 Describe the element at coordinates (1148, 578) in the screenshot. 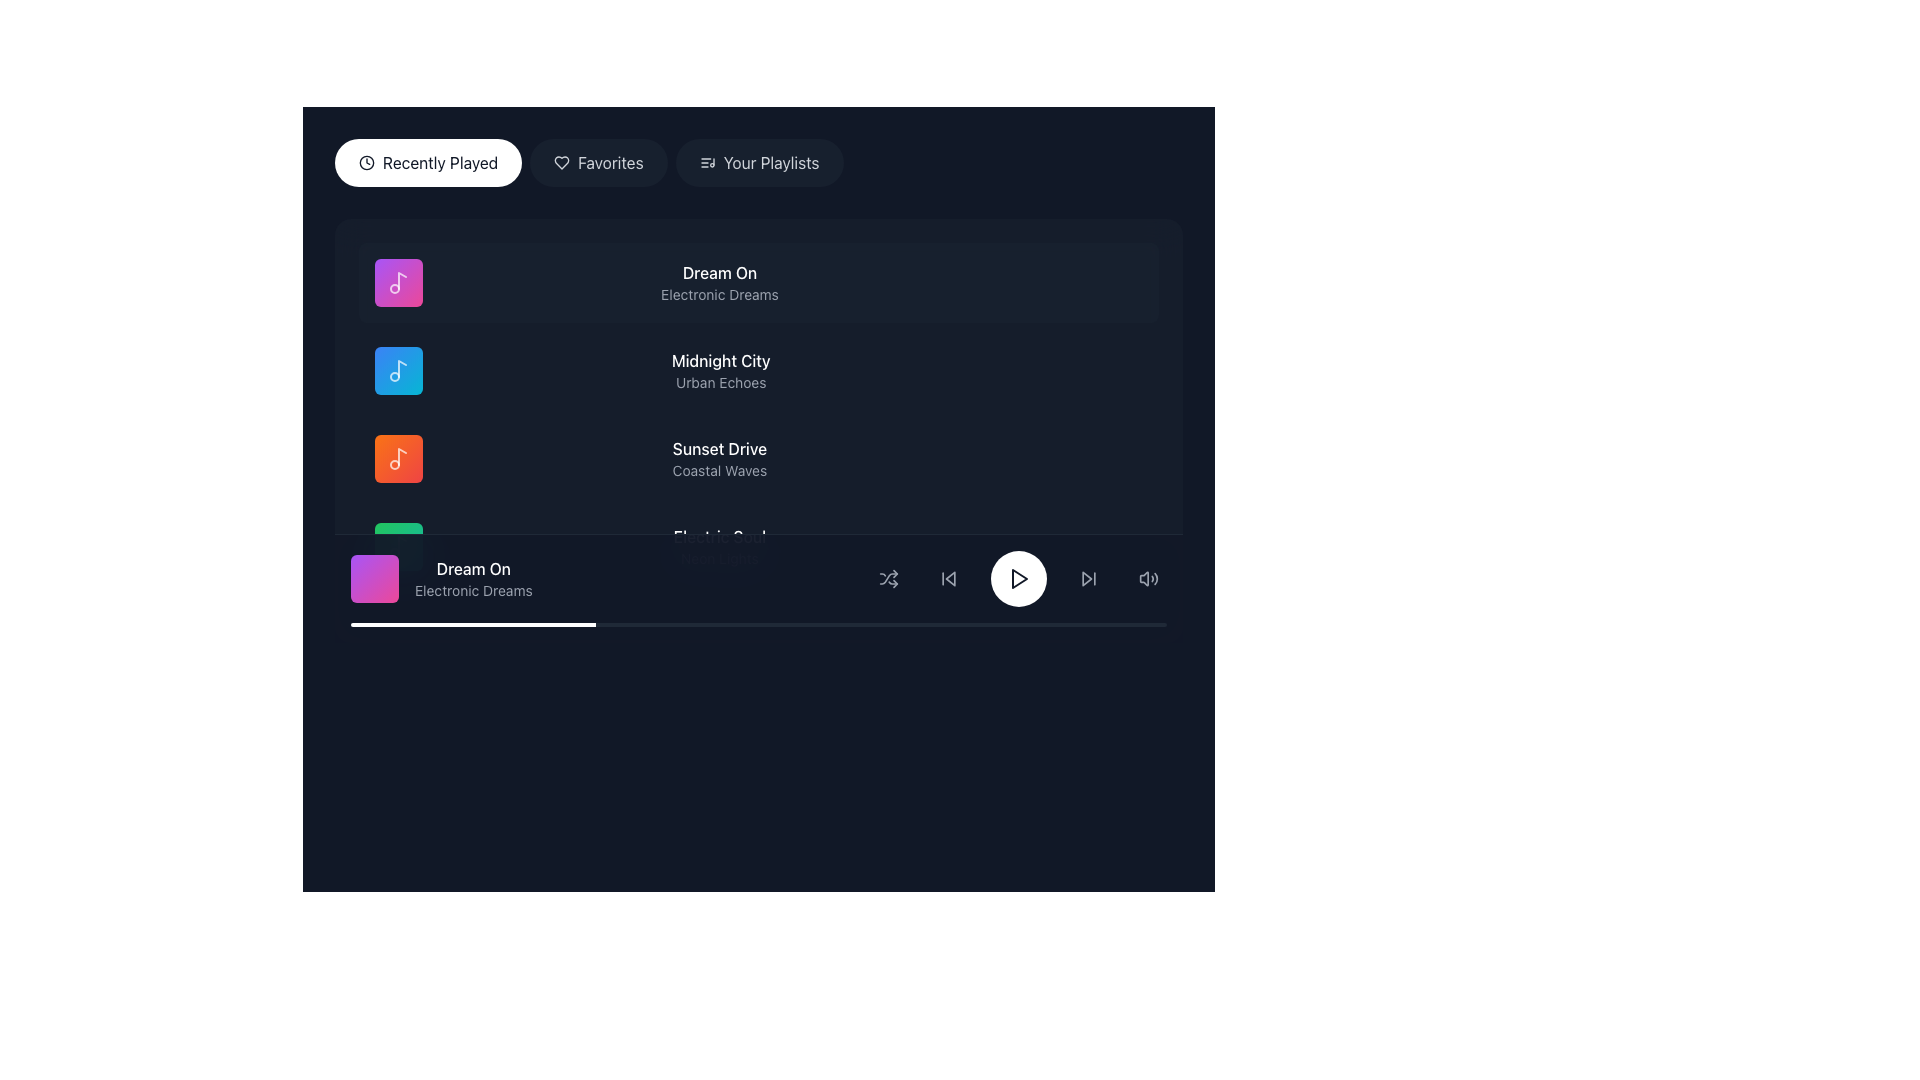

I see `the speaker icon button in the music player interface` at that location.